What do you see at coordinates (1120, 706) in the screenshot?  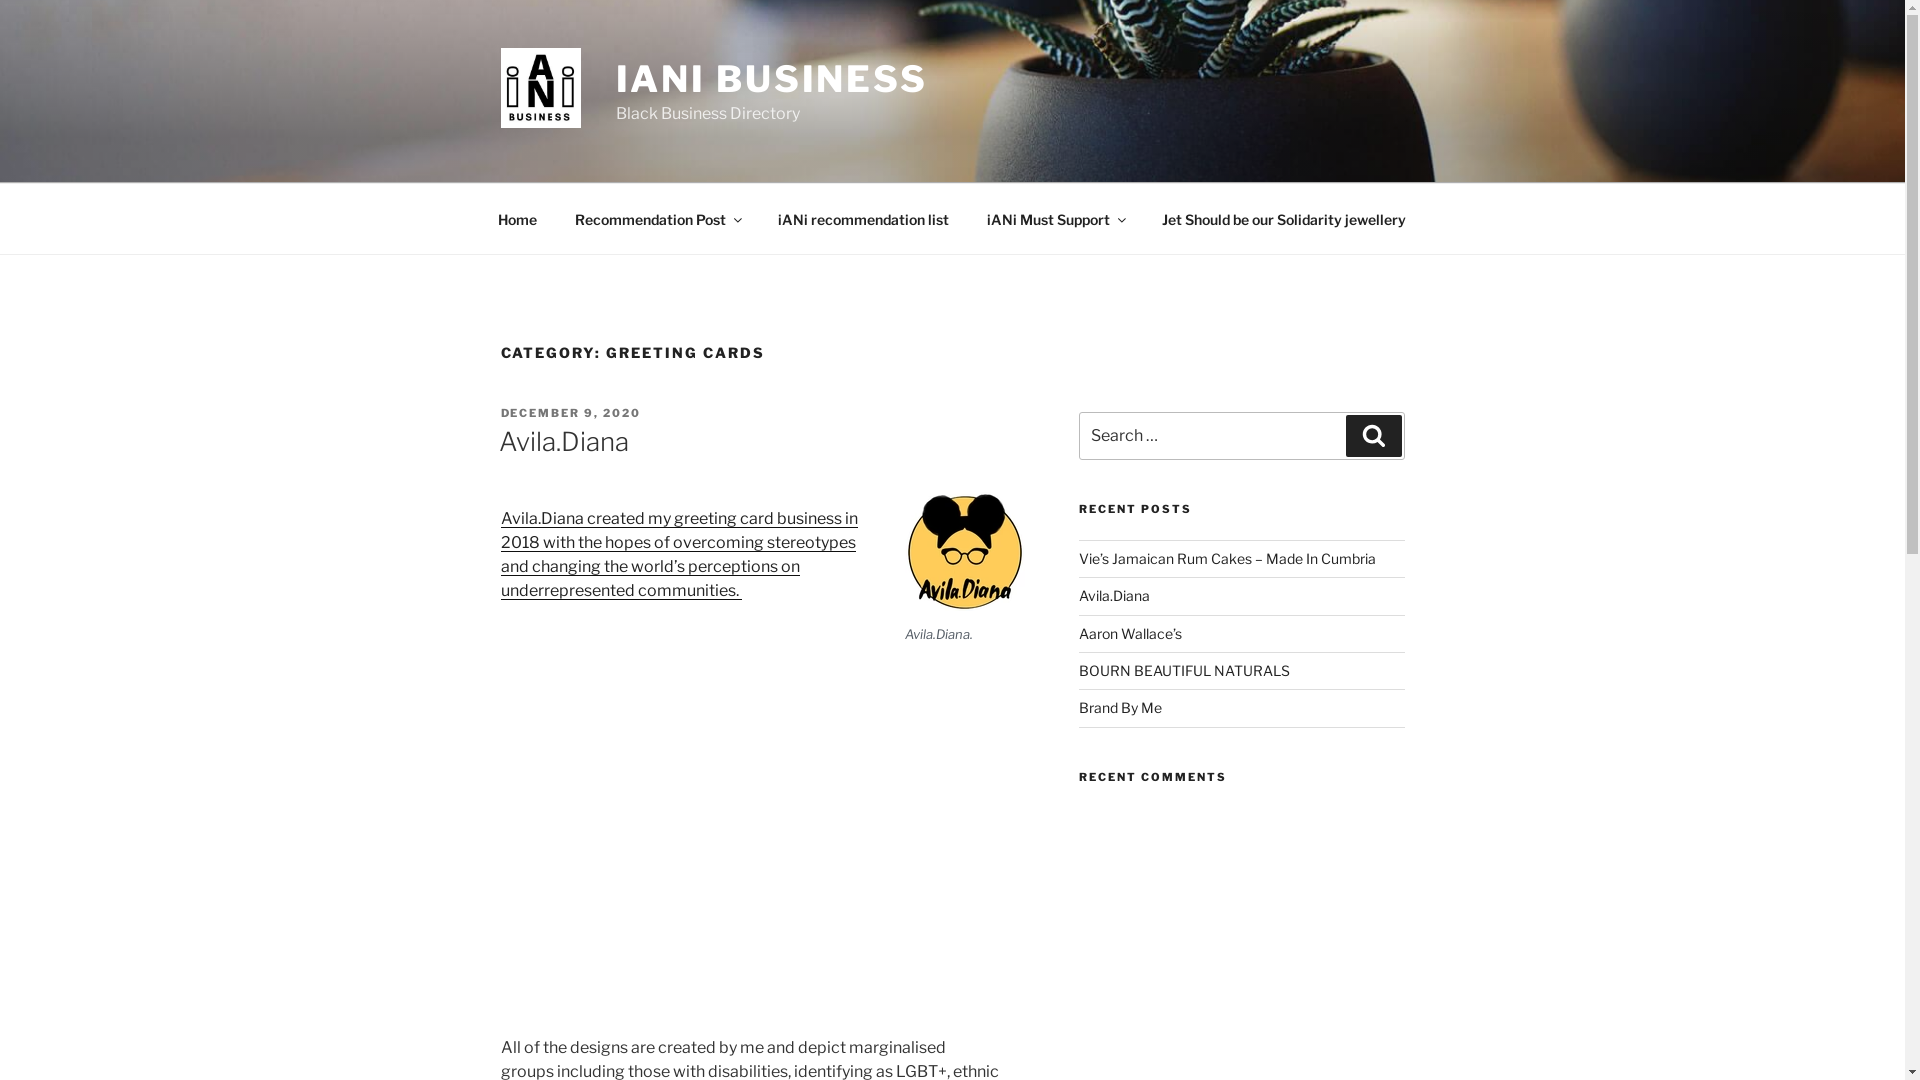 I see `'Brand By Me'` at bounding box center [1120, 706].